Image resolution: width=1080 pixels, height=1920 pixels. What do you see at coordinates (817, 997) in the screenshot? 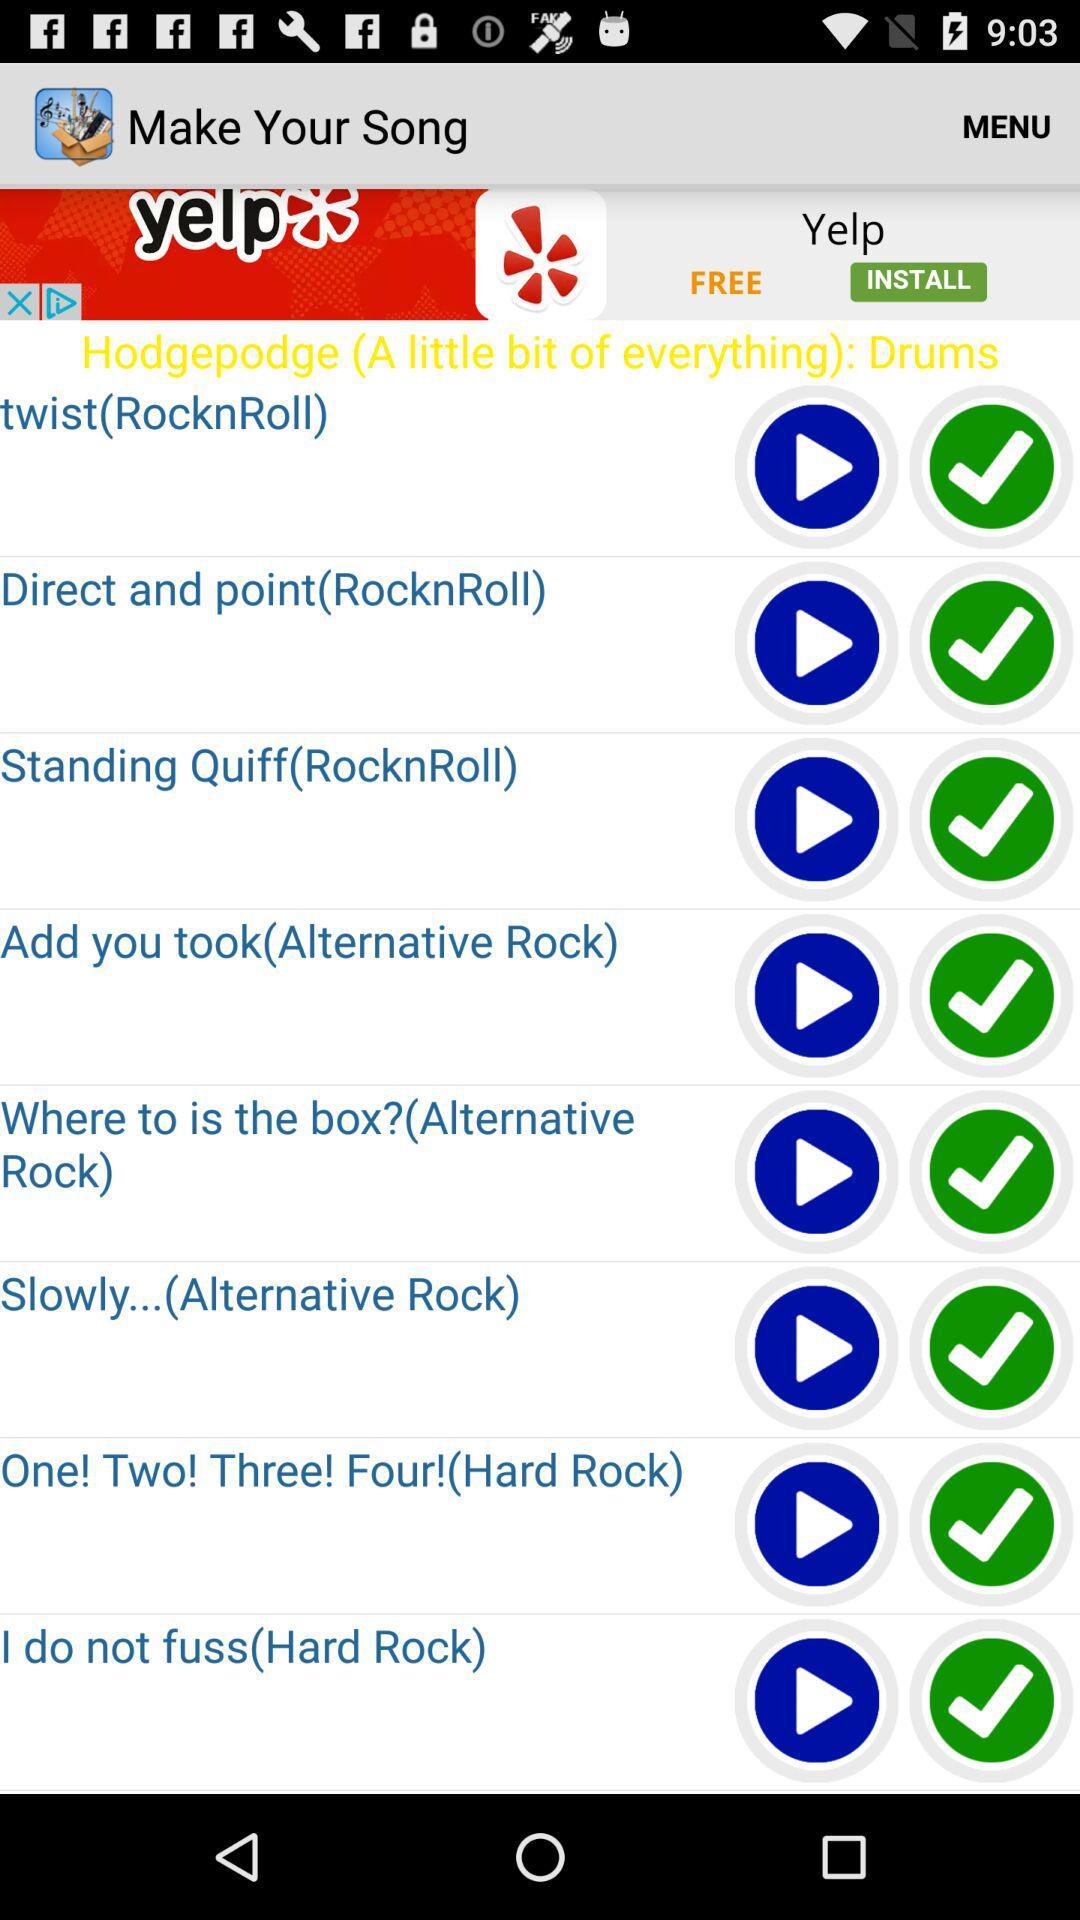
I see `audio file` at bounding box center [817, 997].